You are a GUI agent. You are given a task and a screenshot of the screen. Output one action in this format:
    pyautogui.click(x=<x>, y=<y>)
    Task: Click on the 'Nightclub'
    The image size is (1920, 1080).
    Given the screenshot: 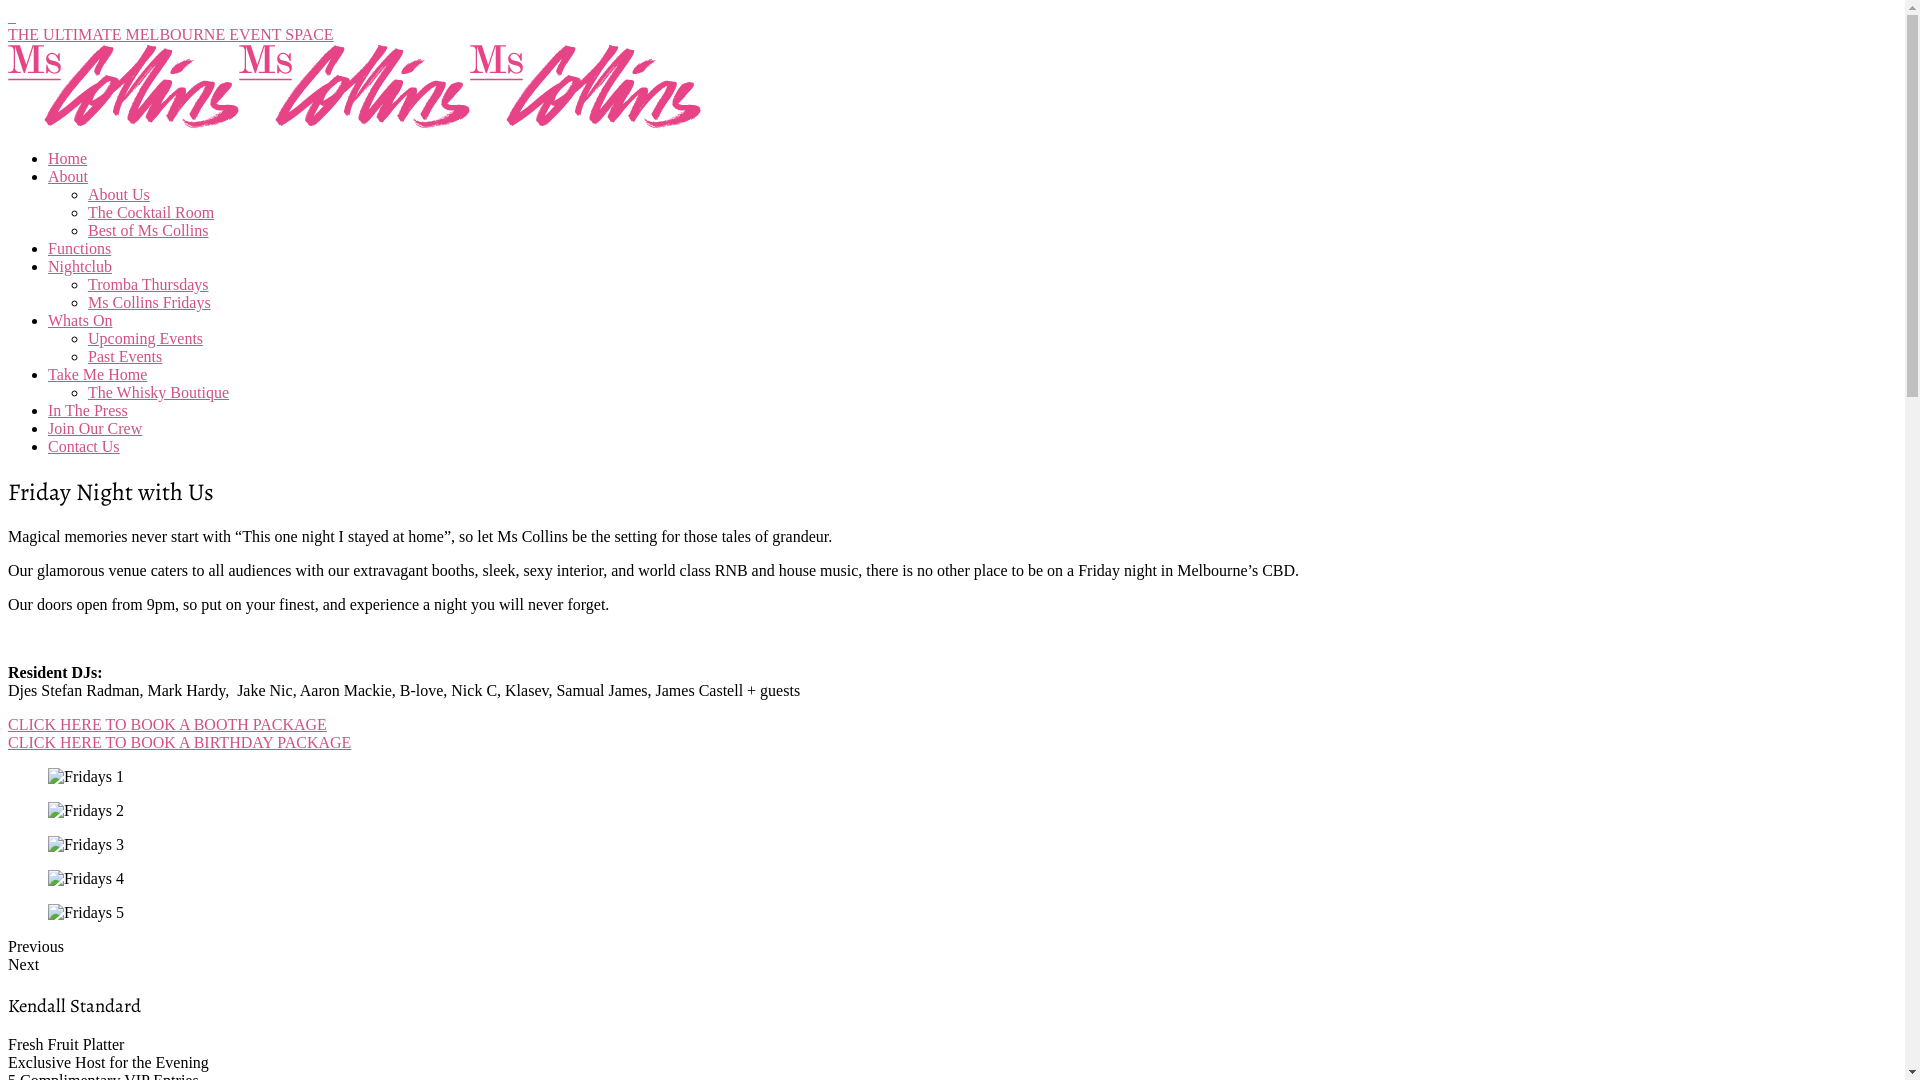 What is the action you would take?
    pyautogui.click(x=80, y=265)
    